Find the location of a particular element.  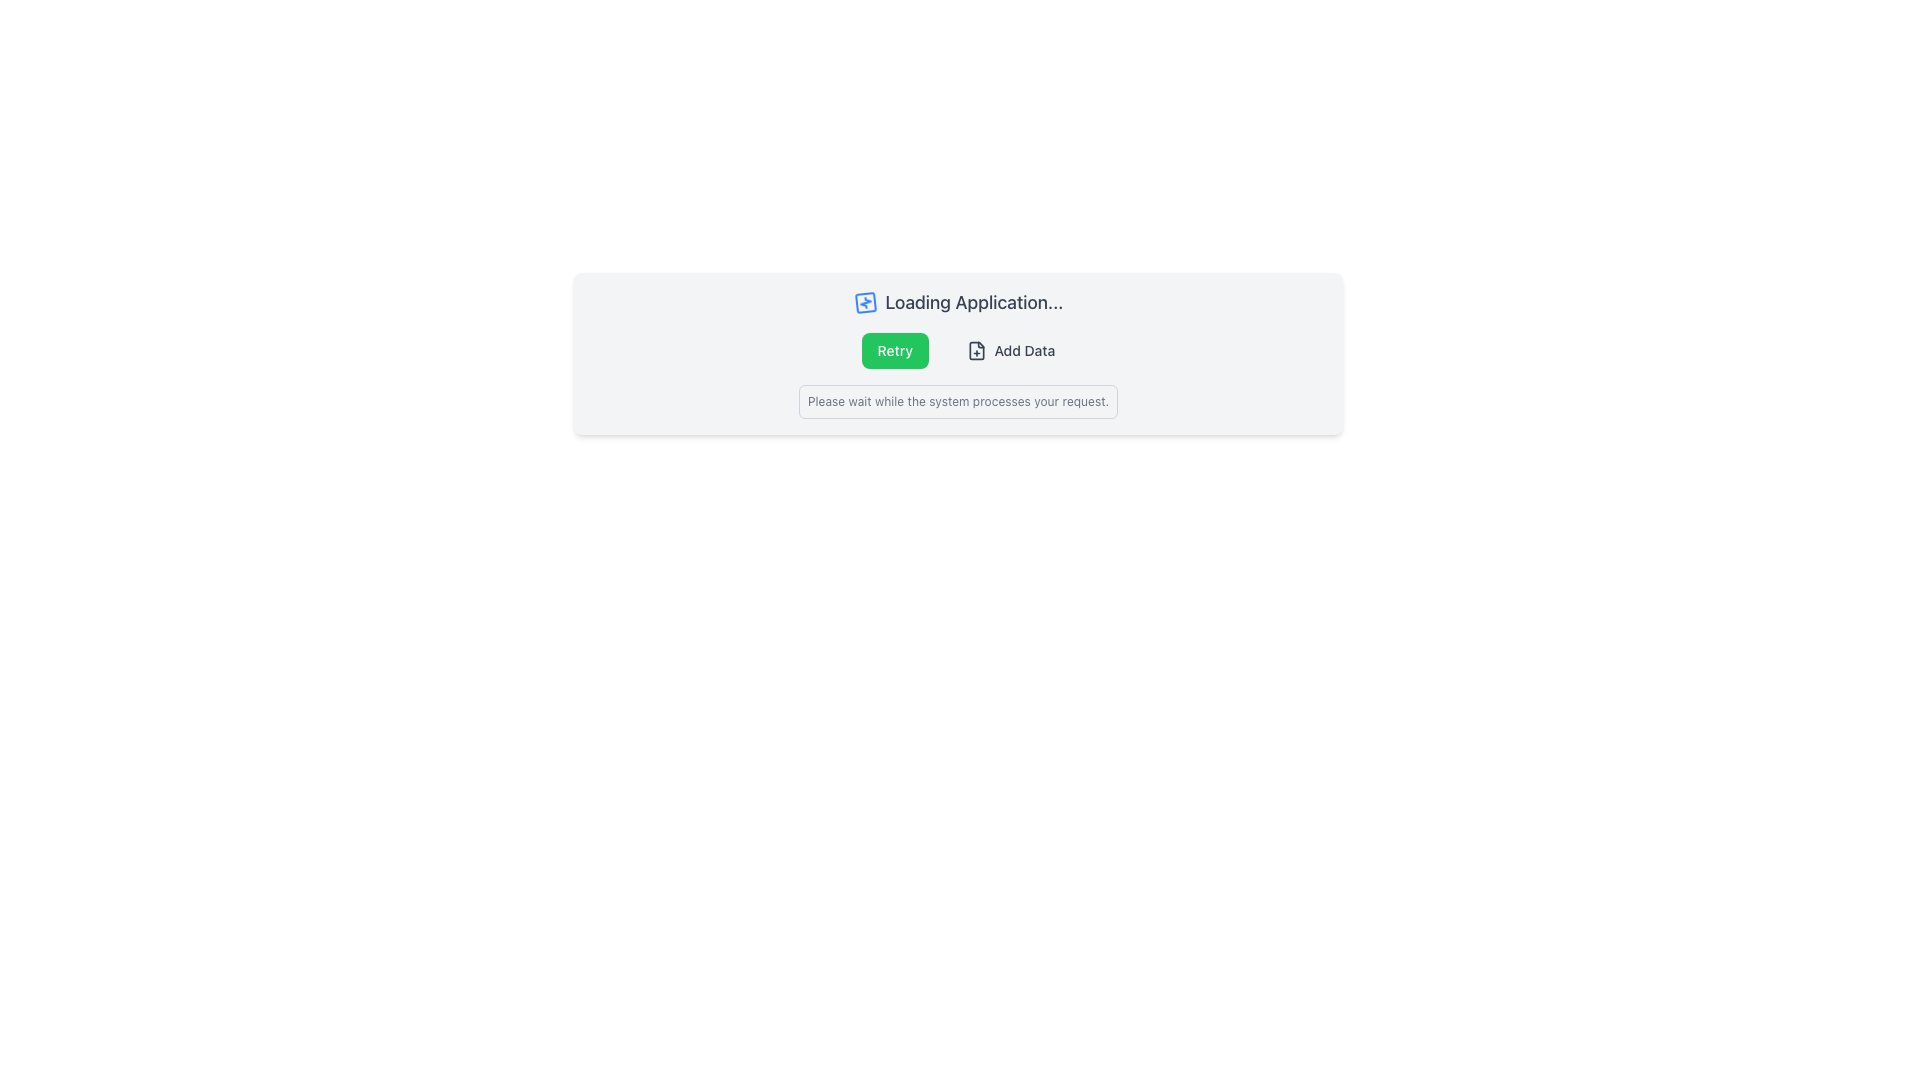

the text label displaying 'Loading Application...' which is styled in gray with a bold font, positioned to the right of a spinning blue square icon is located at coordinates (974, 303).